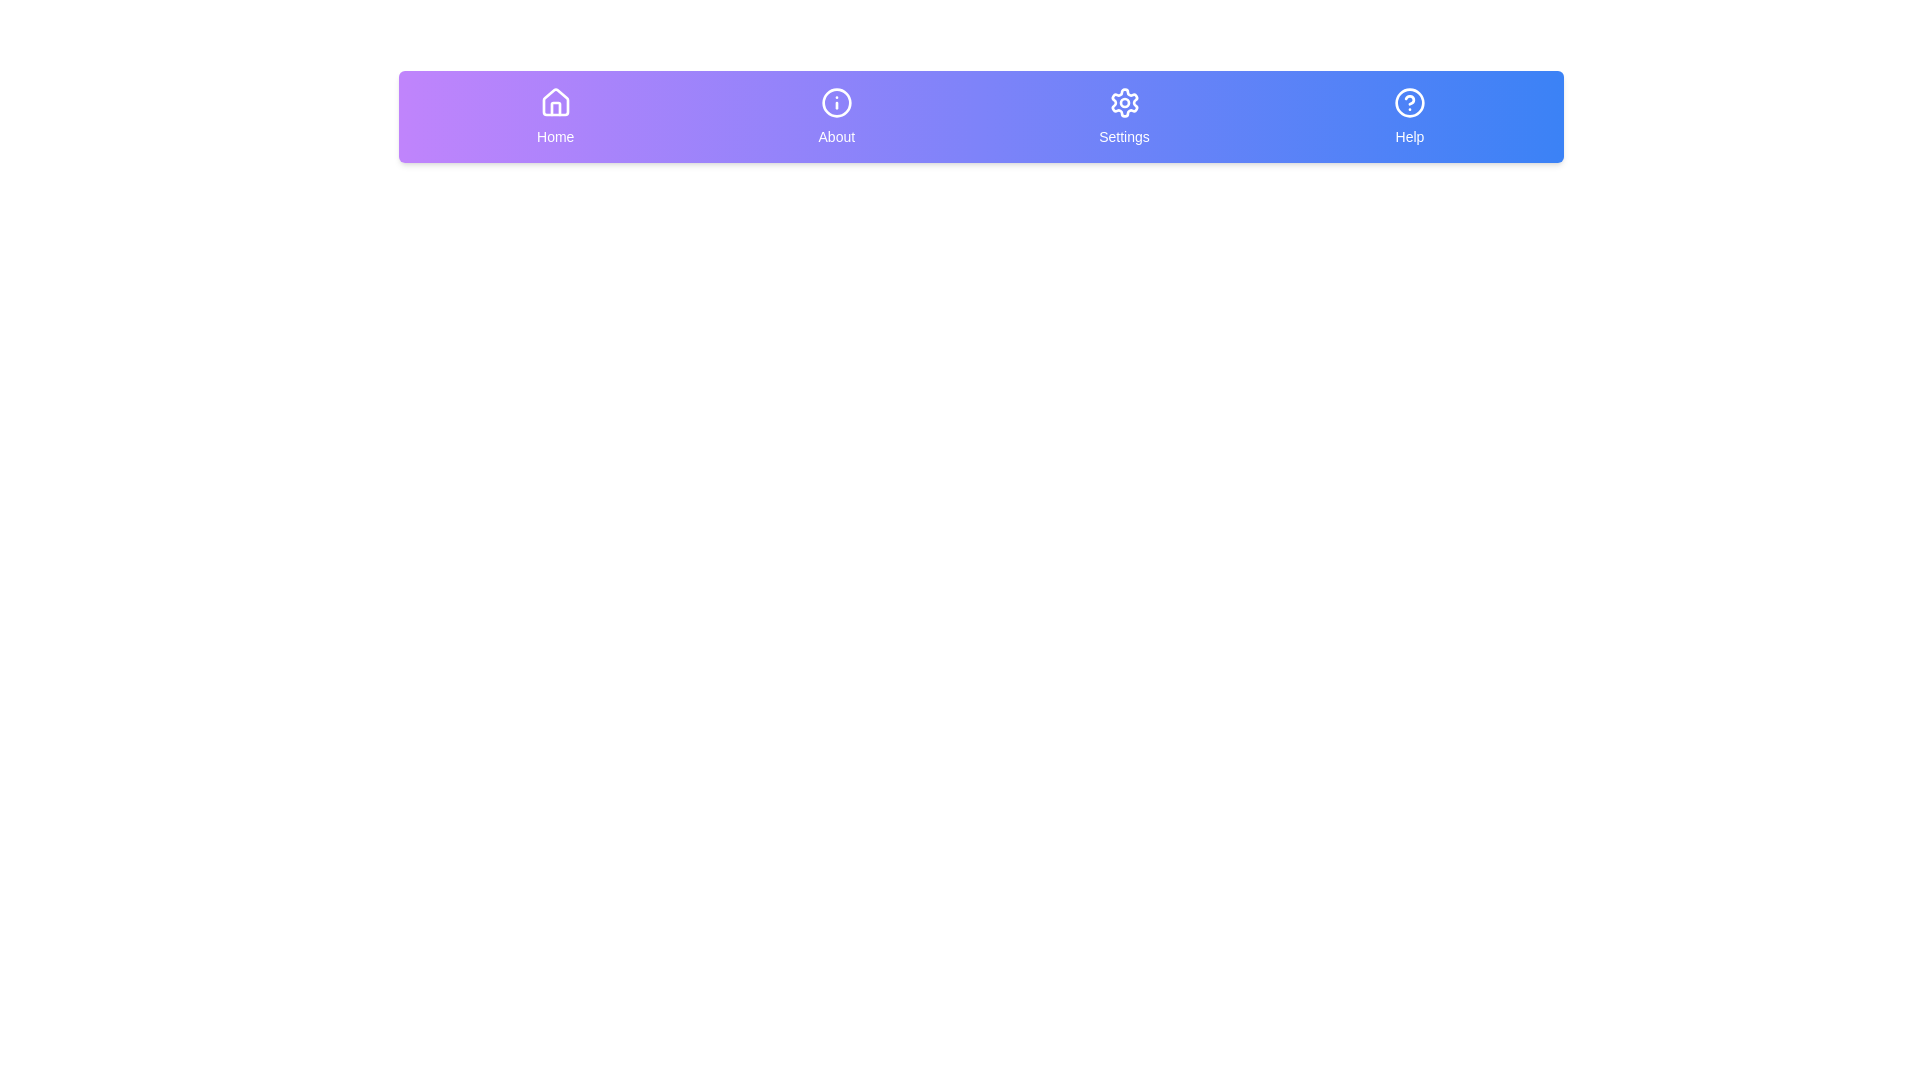 The image size is (1920, 1080). What do you see at coordinates (1124, 103) in the screenshot?
I see `the gear-shaped settings icon with a white outline and blue background located in the top navigation bar to potentially reveal additional information` at bounding box center [1124, 103].